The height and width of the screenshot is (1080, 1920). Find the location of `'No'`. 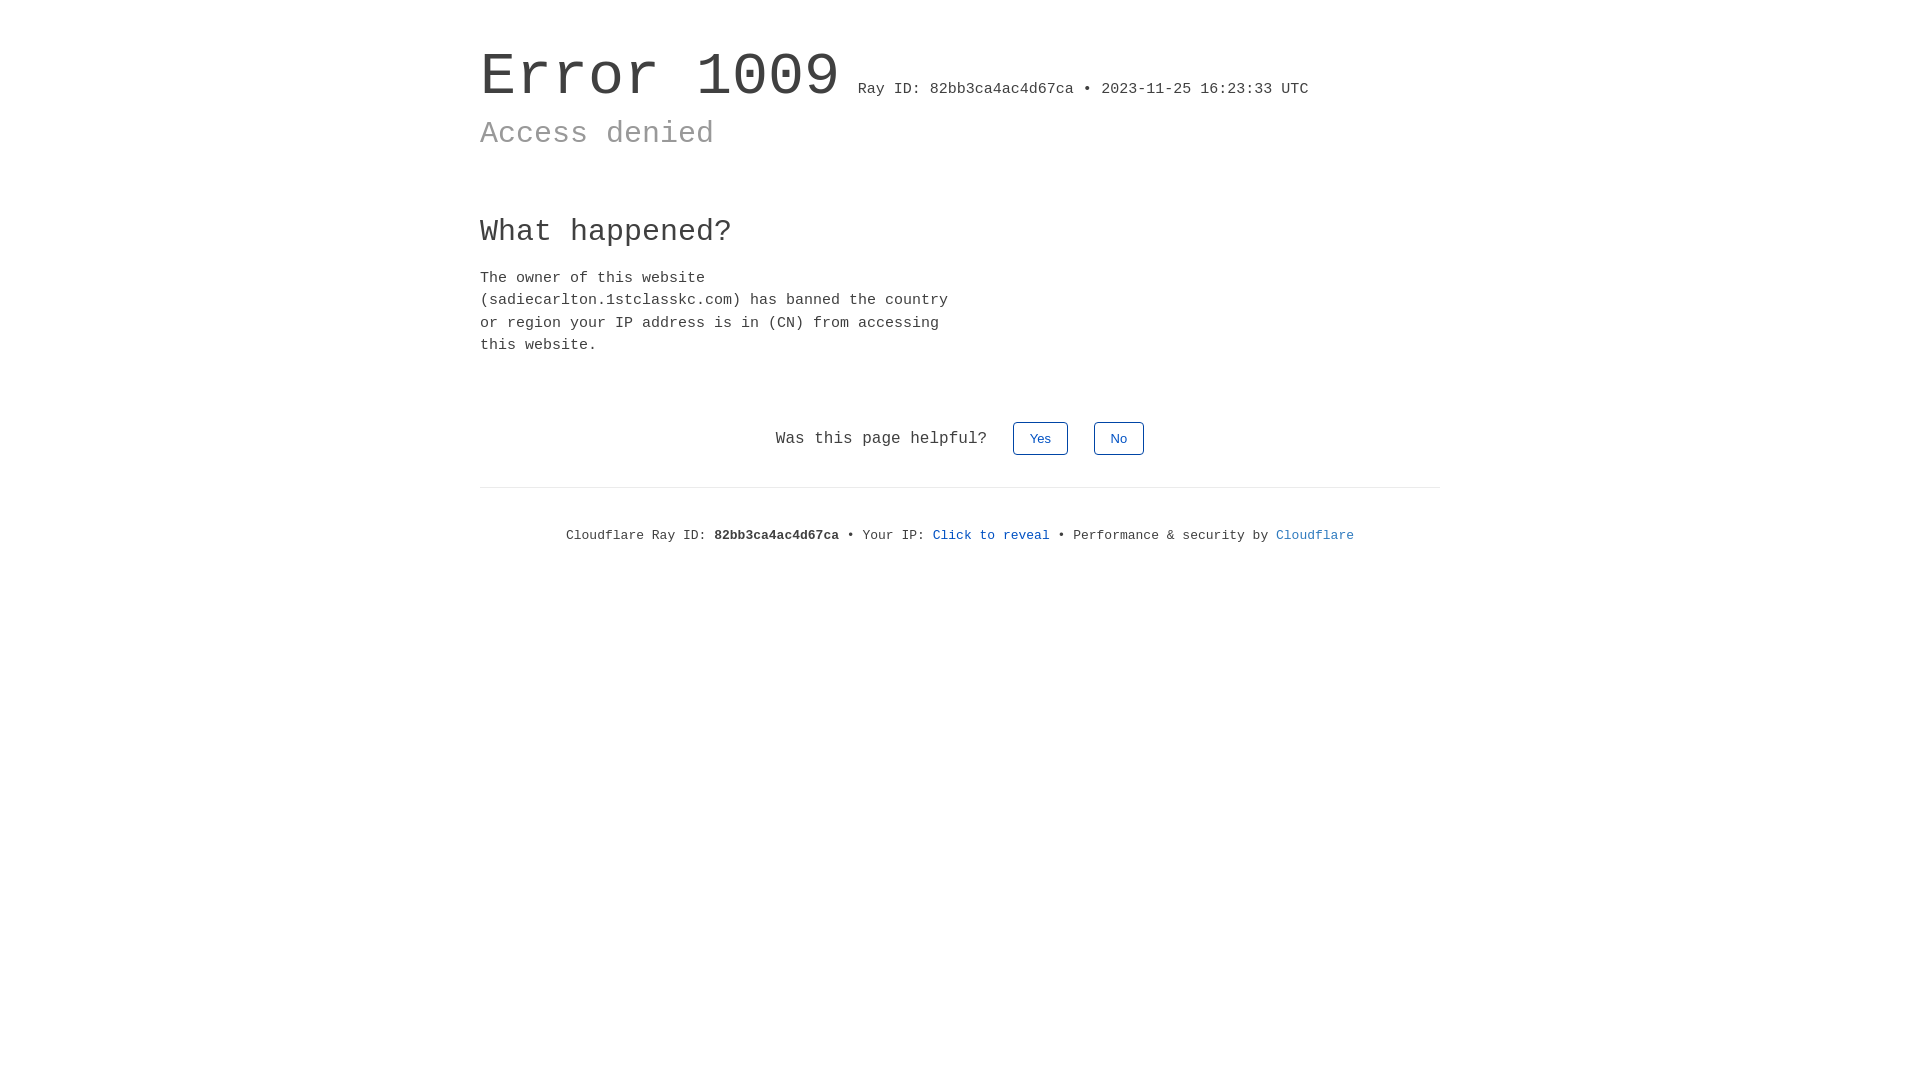

'No' is located at coordinates (1118, 437).